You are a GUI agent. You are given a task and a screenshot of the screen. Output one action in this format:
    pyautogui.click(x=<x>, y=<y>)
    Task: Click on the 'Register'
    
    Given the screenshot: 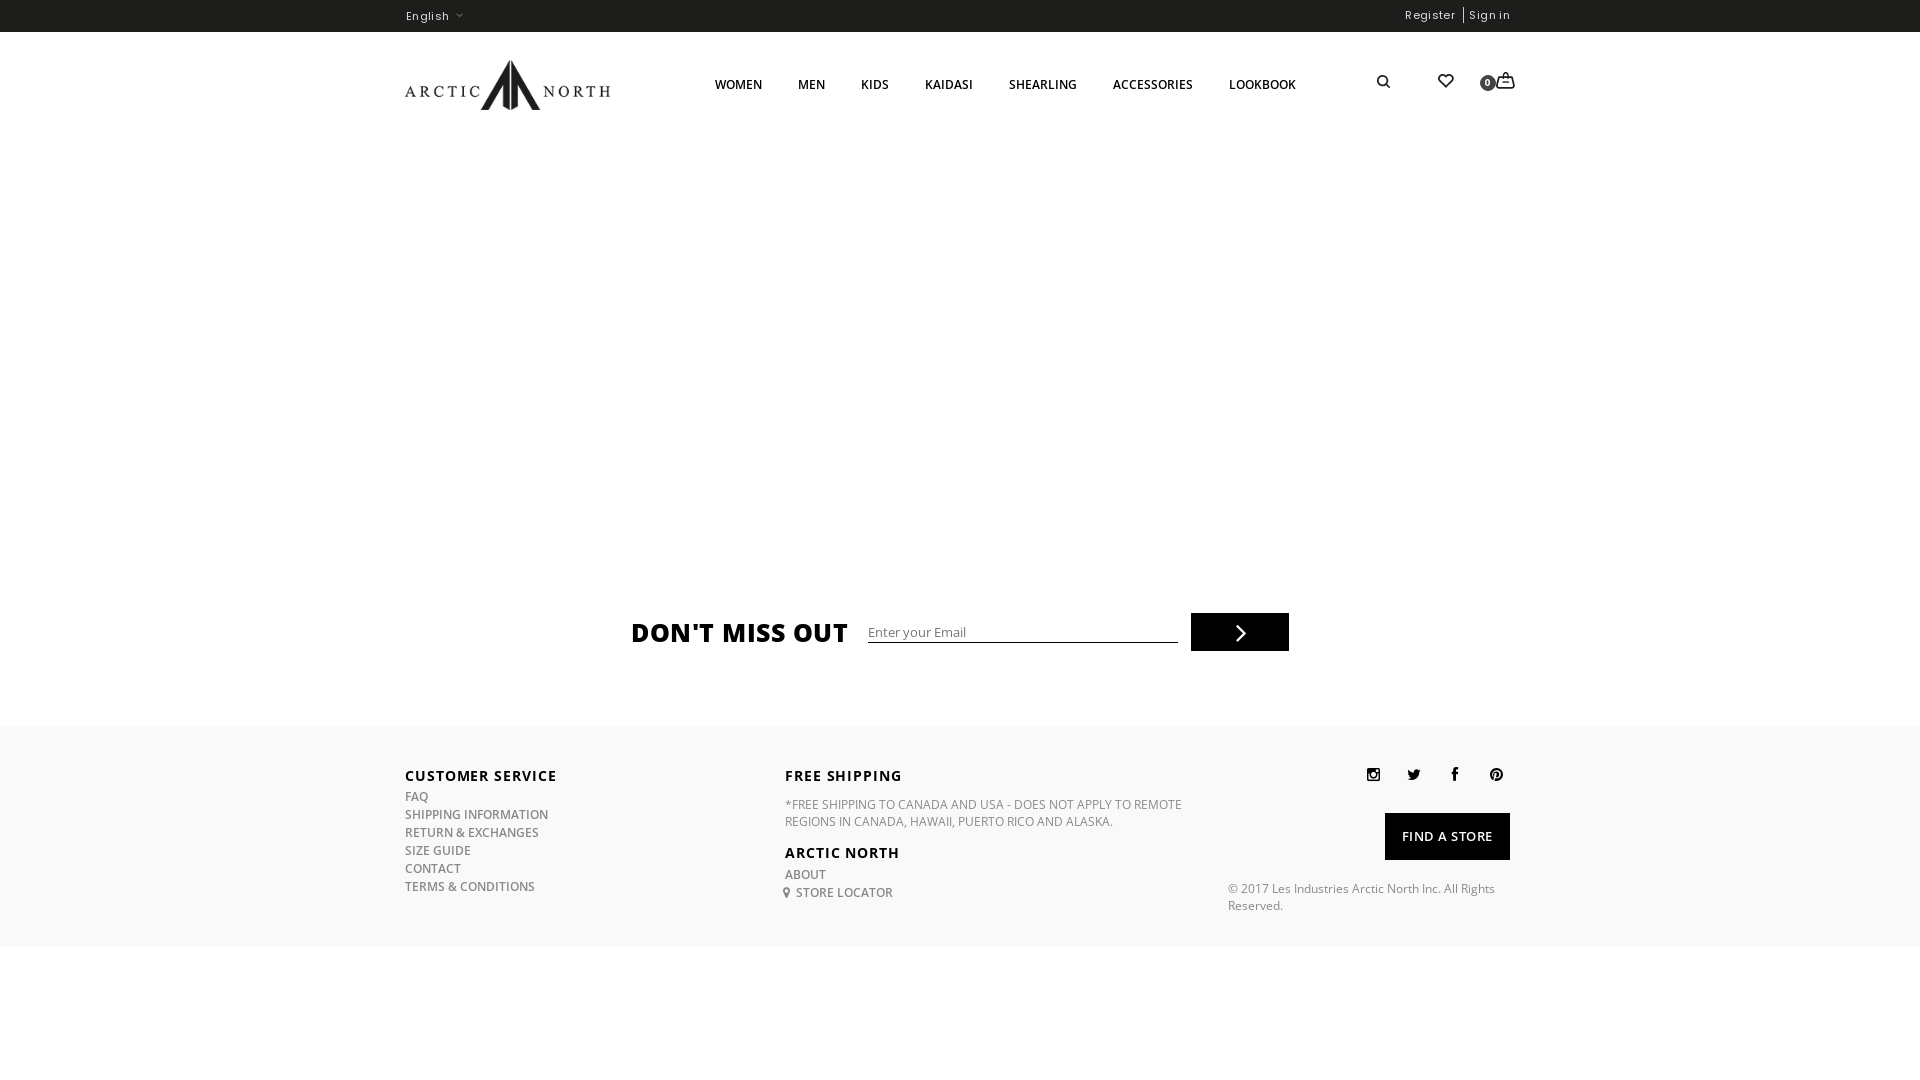 What is the action you would take?
    pyautogui.click(x=1429, y=15)
    